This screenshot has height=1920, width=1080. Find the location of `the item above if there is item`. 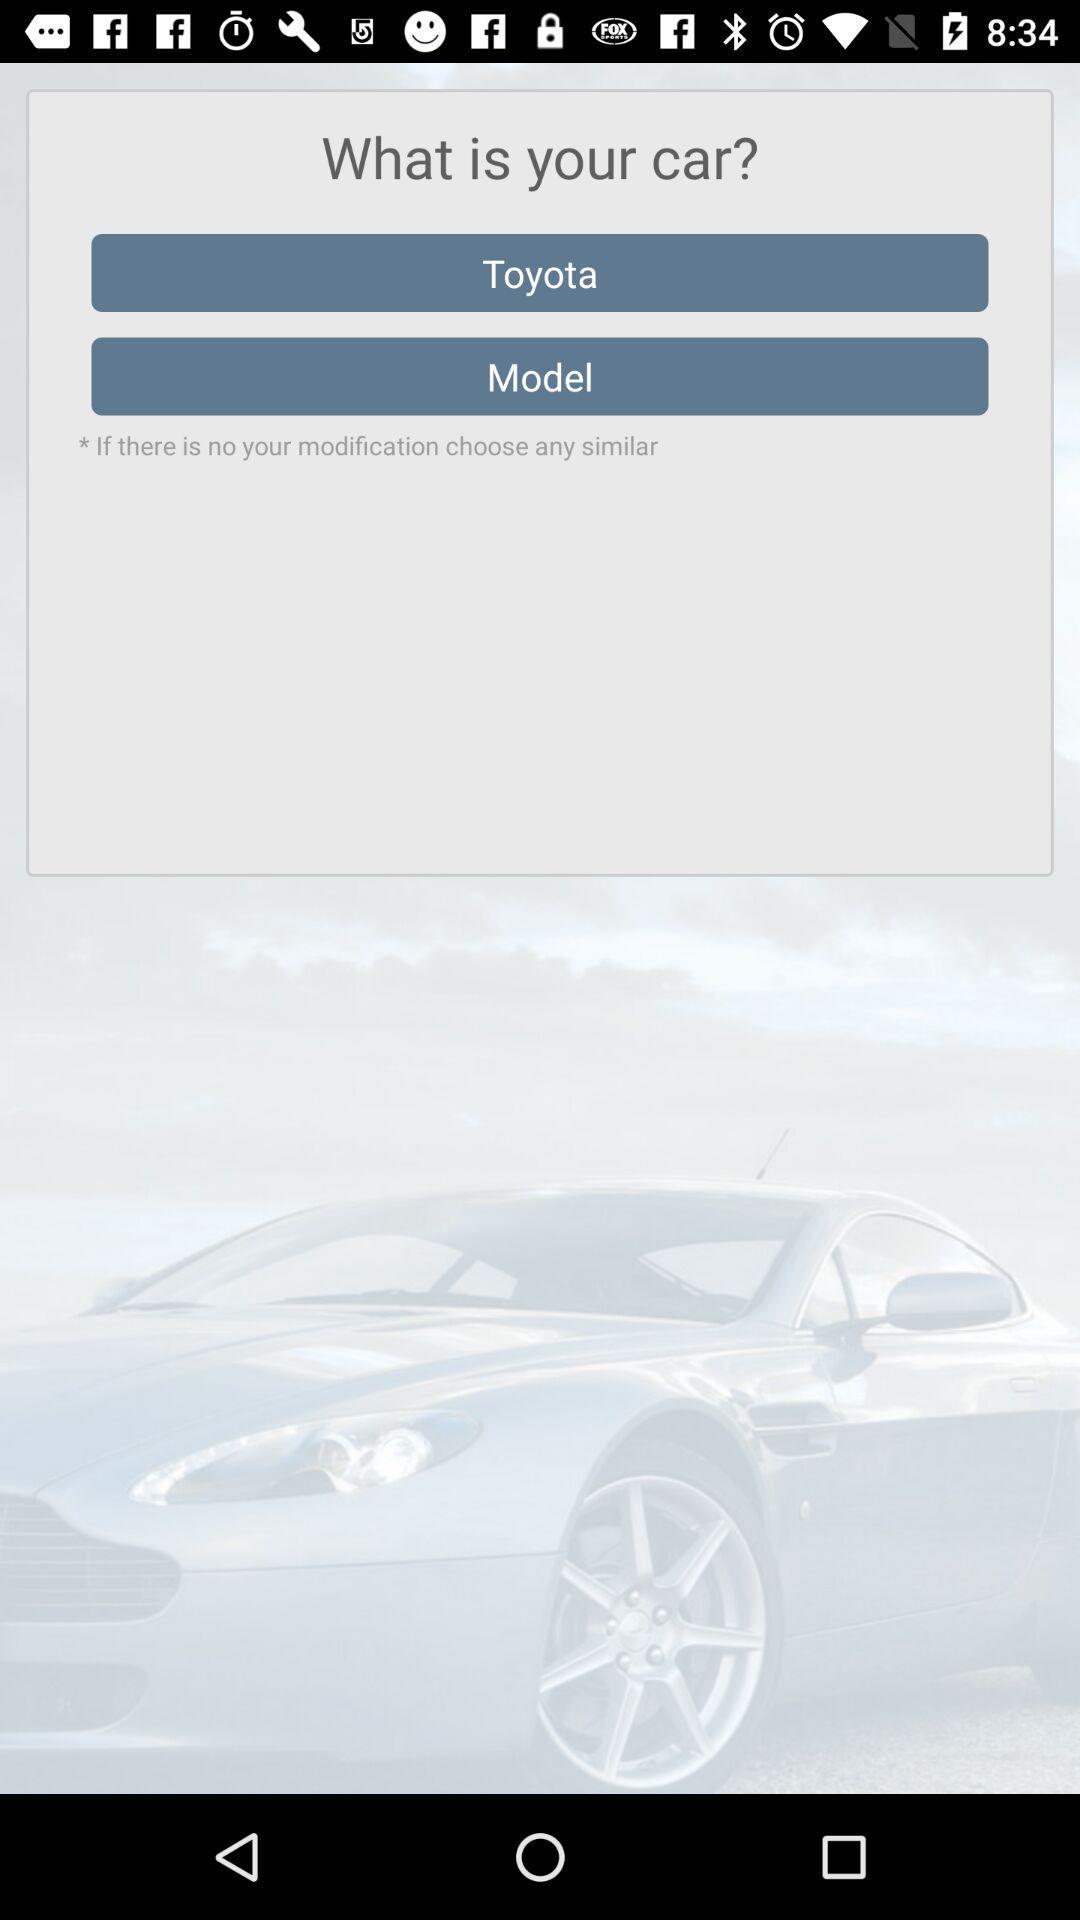

the item above if there is item is located at coordinates (540, 376).